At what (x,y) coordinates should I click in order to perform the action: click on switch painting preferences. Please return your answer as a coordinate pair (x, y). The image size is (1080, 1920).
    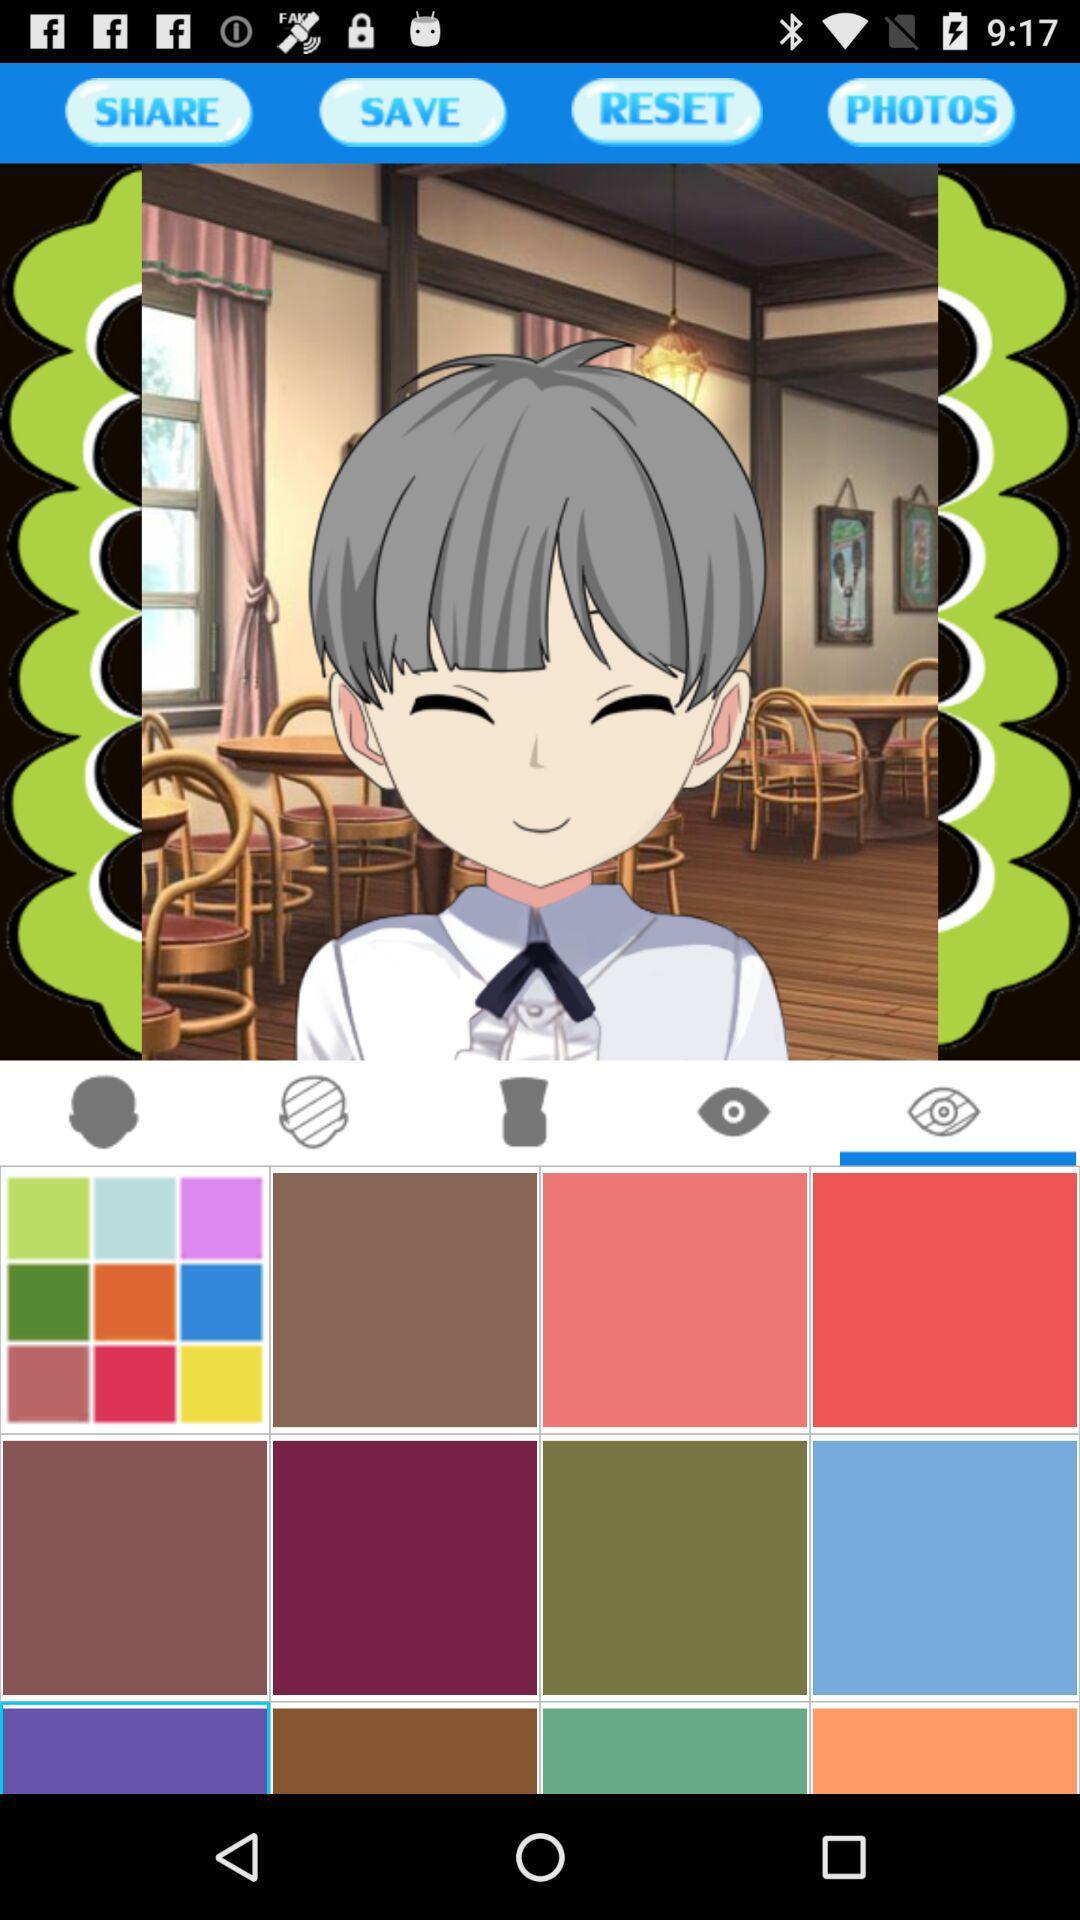
    Looking at the image, I should click on (315, 1112).